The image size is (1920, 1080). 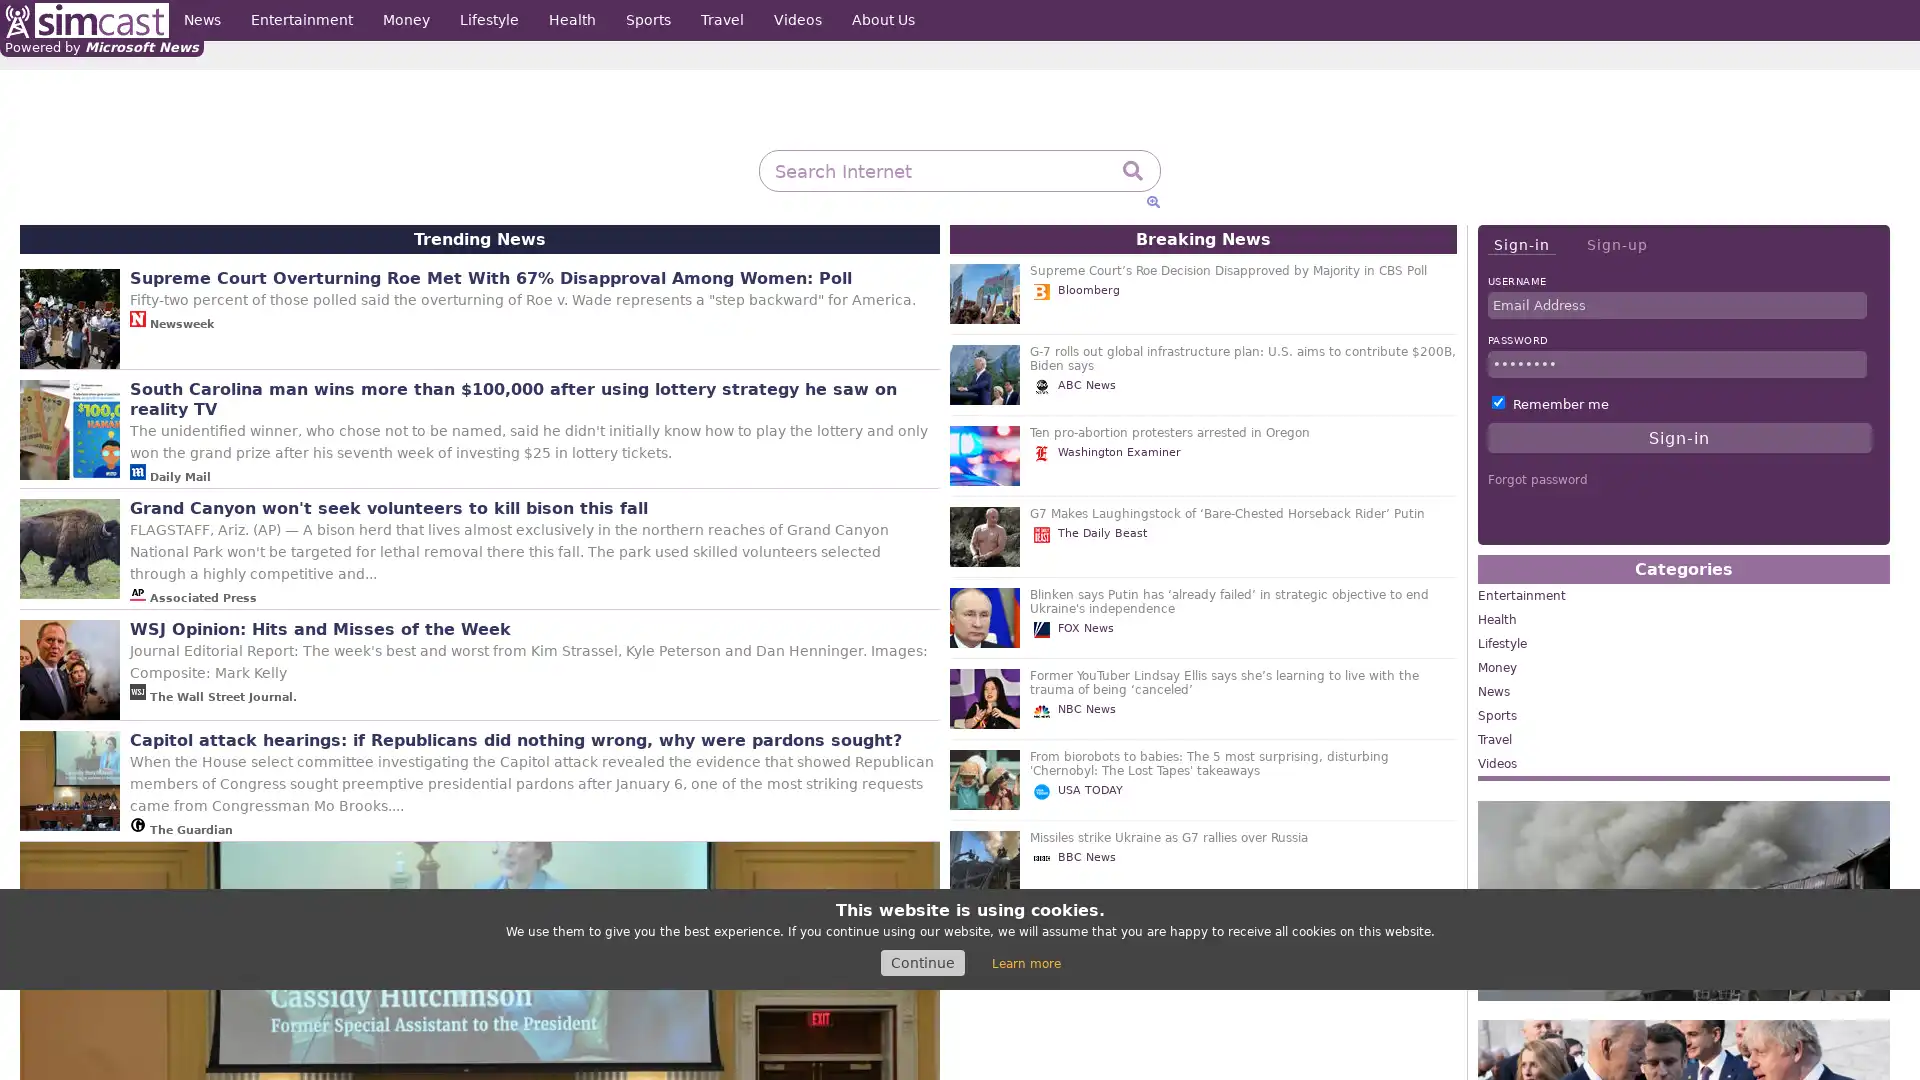 What do you see at coordinates (1616, 244) in the screenshot?
I see `Sign-up` at bounding box center [1616, 244].